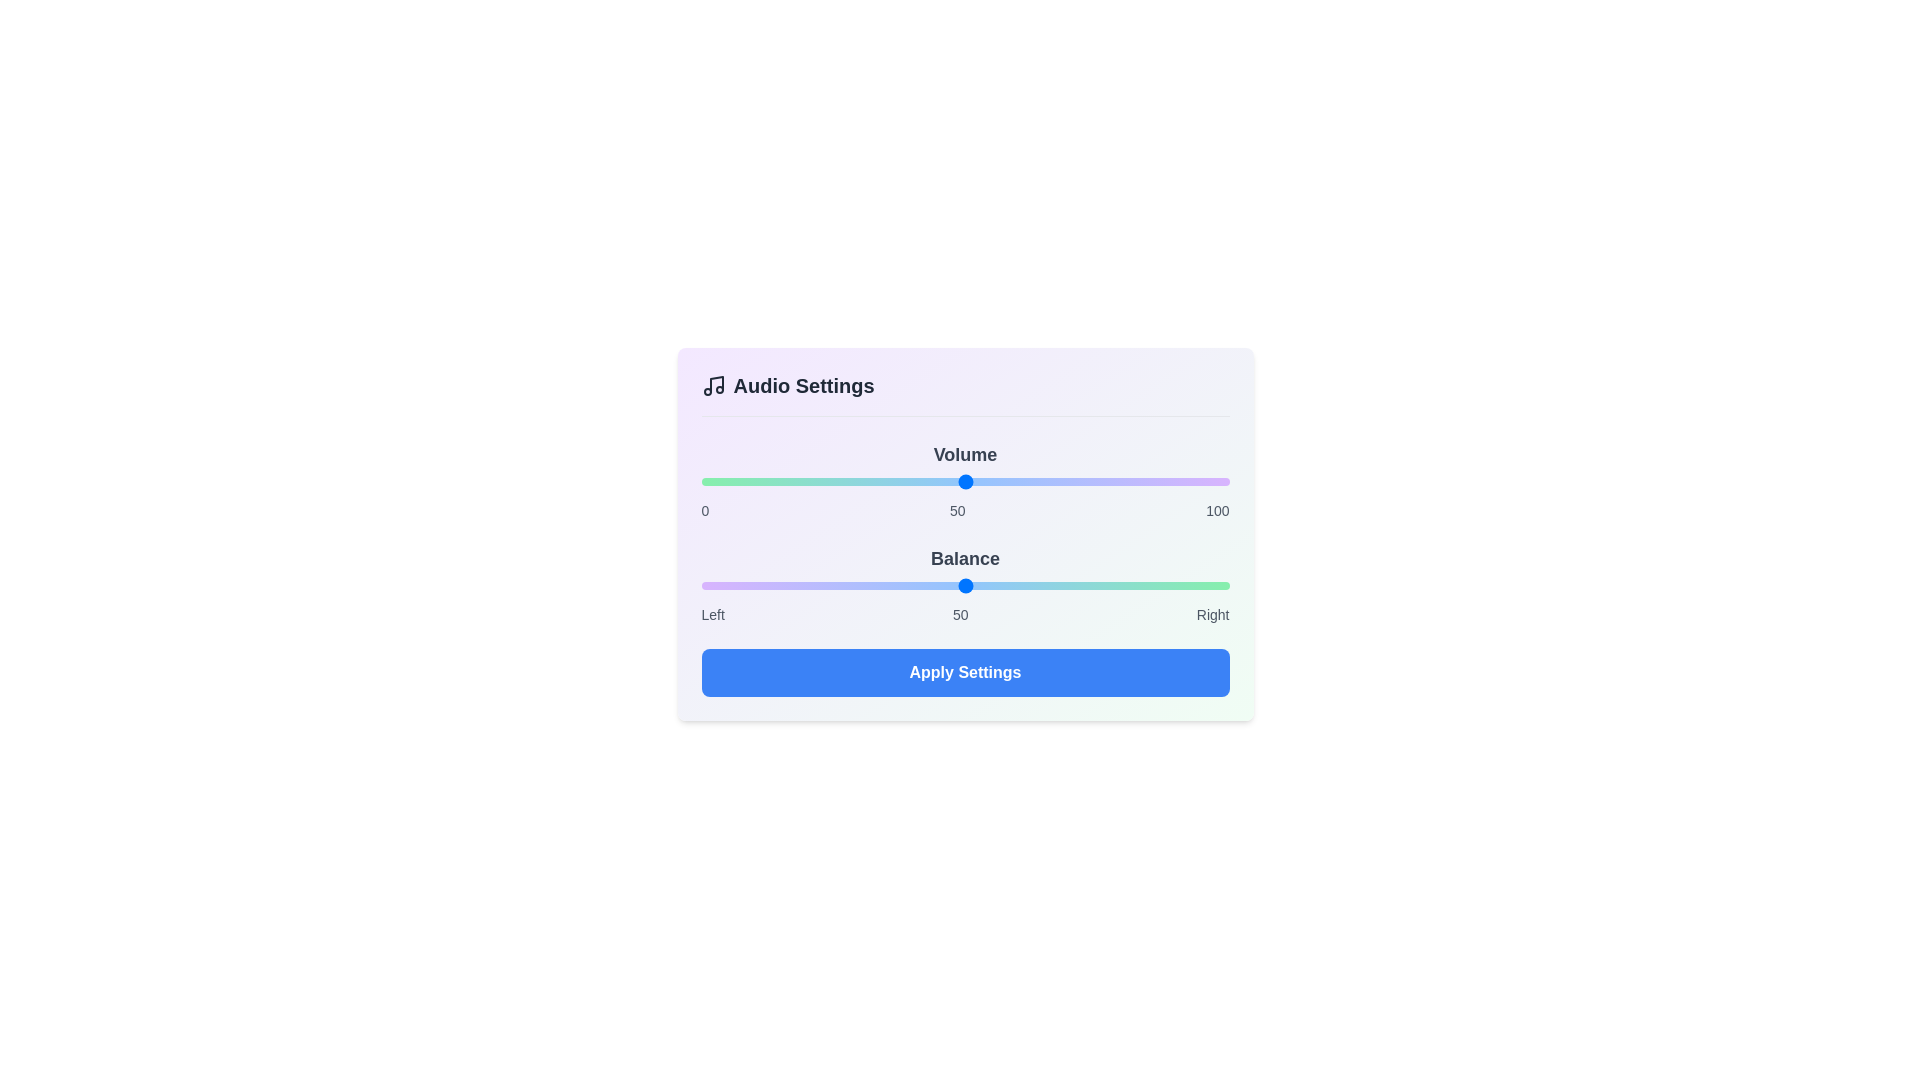 This screenshot has width=1920, height=1080. What do you see at coordinates (786, 385) in the screenshot?
I see `text 'Audio Settings' which is displayed in bold and large font, accompanied by a music note icon, located at the upper-left corner of the content card` at bounding box center [786, 385].